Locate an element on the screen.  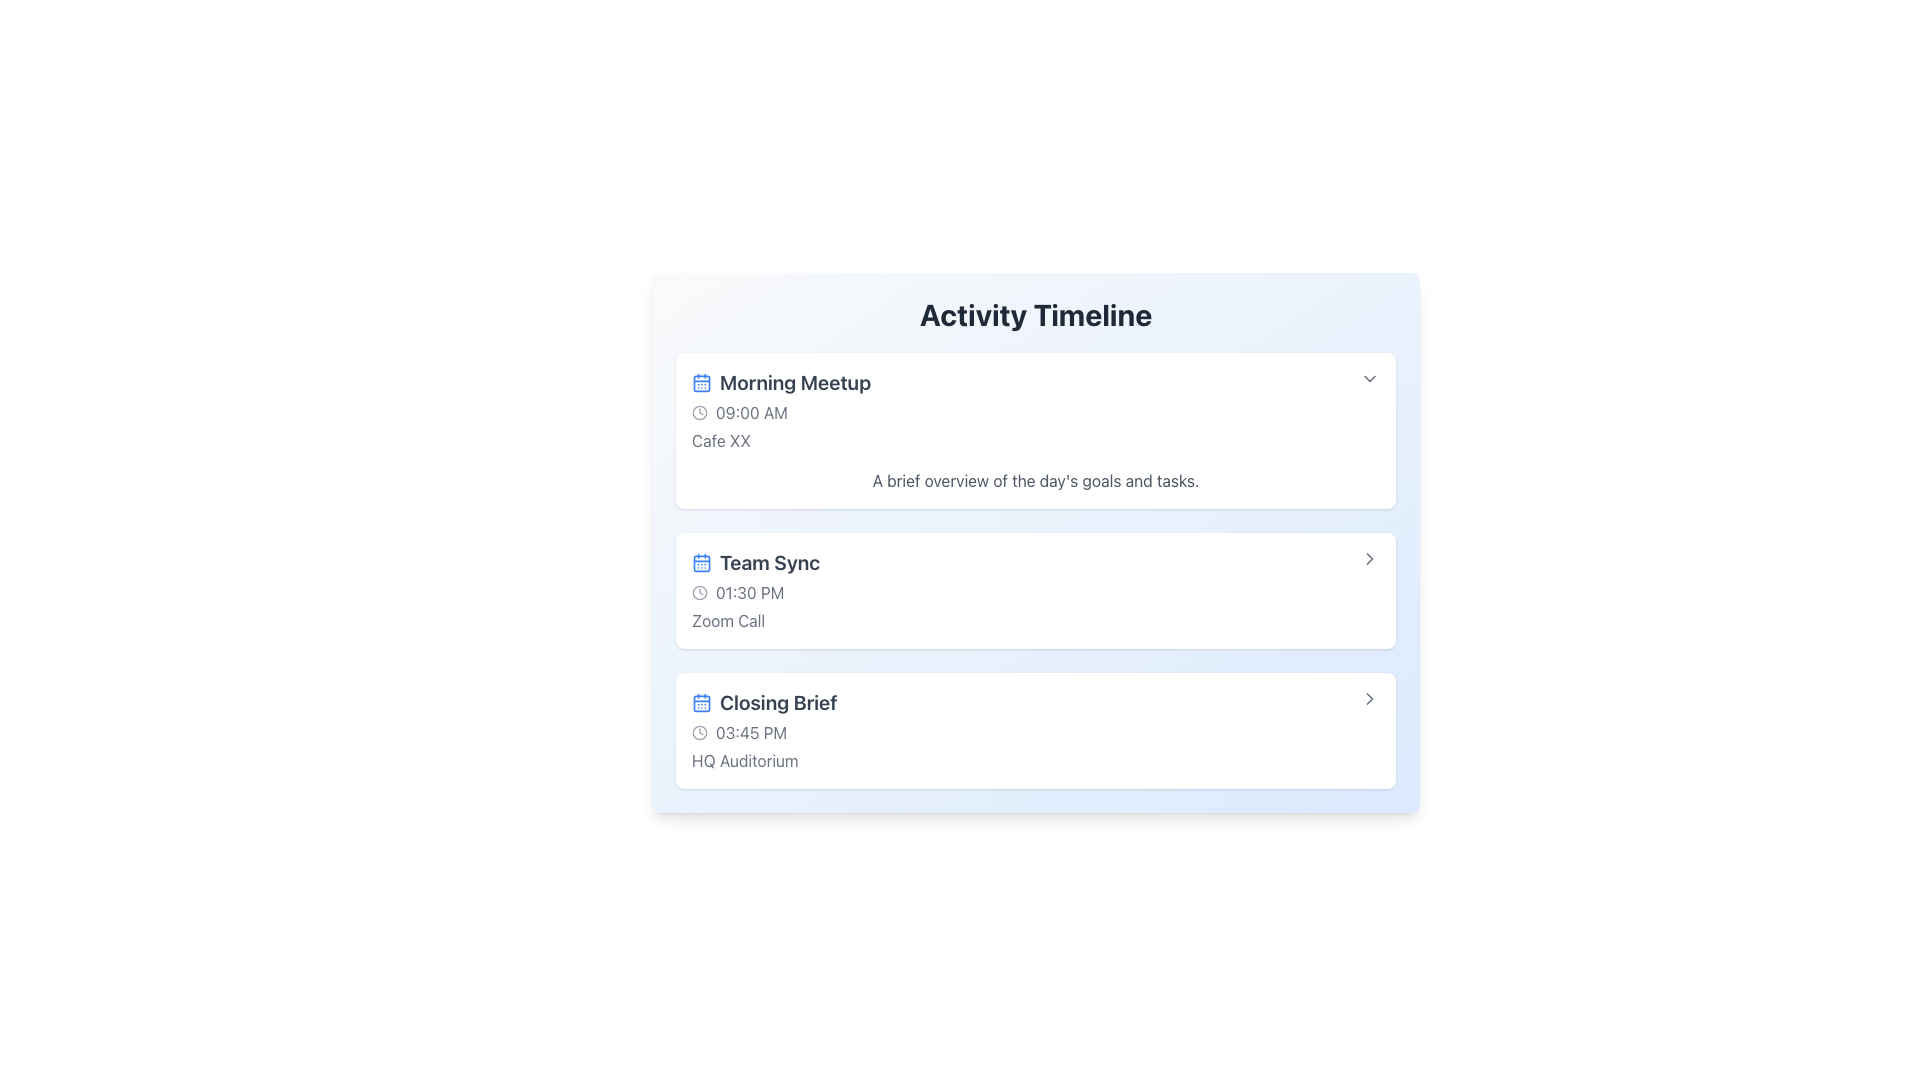
the 'Closing Brief' event in the Activity Timeline section is located at coordinates (763, 731).